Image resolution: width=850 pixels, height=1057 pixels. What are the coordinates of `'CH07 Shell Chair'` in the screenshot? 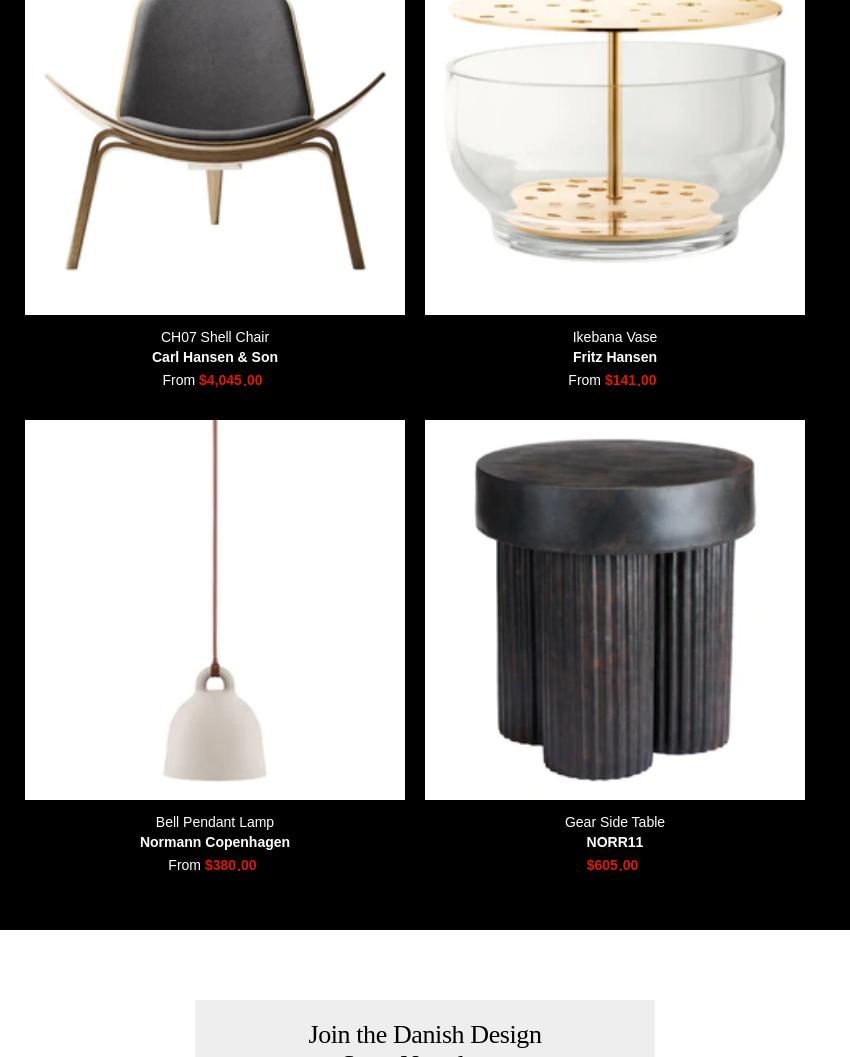 It's located at (159, 336).